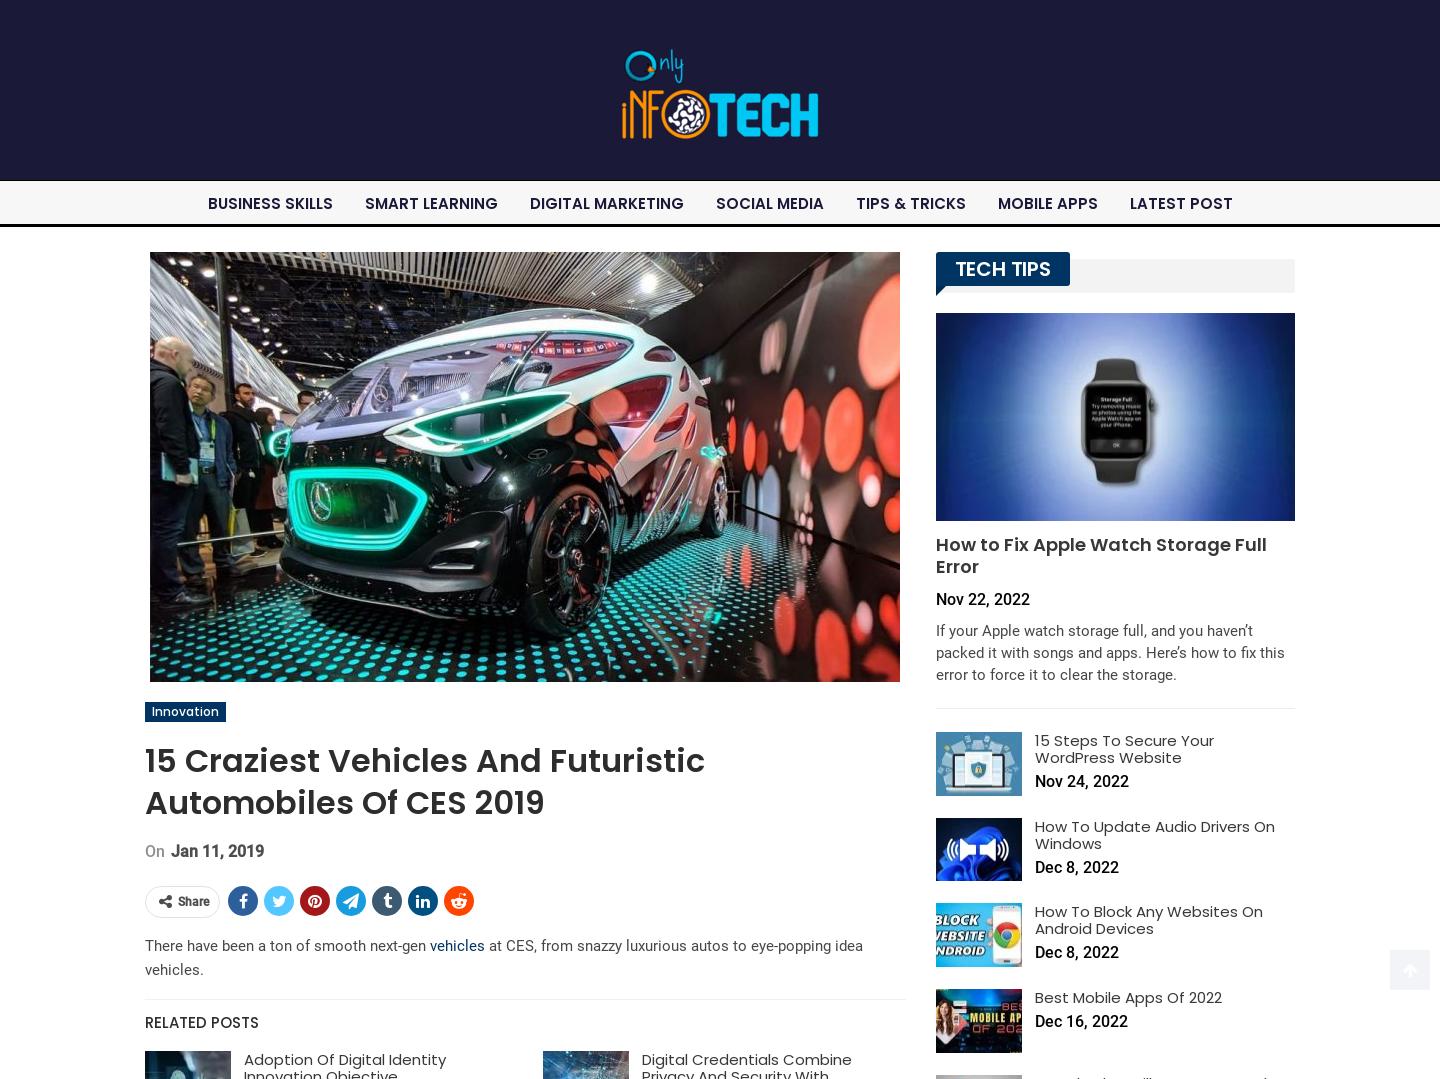  Describe the element at coordinates (1034, 781) in the screenshot. I see `'Nov 24, 2022'` at that location.